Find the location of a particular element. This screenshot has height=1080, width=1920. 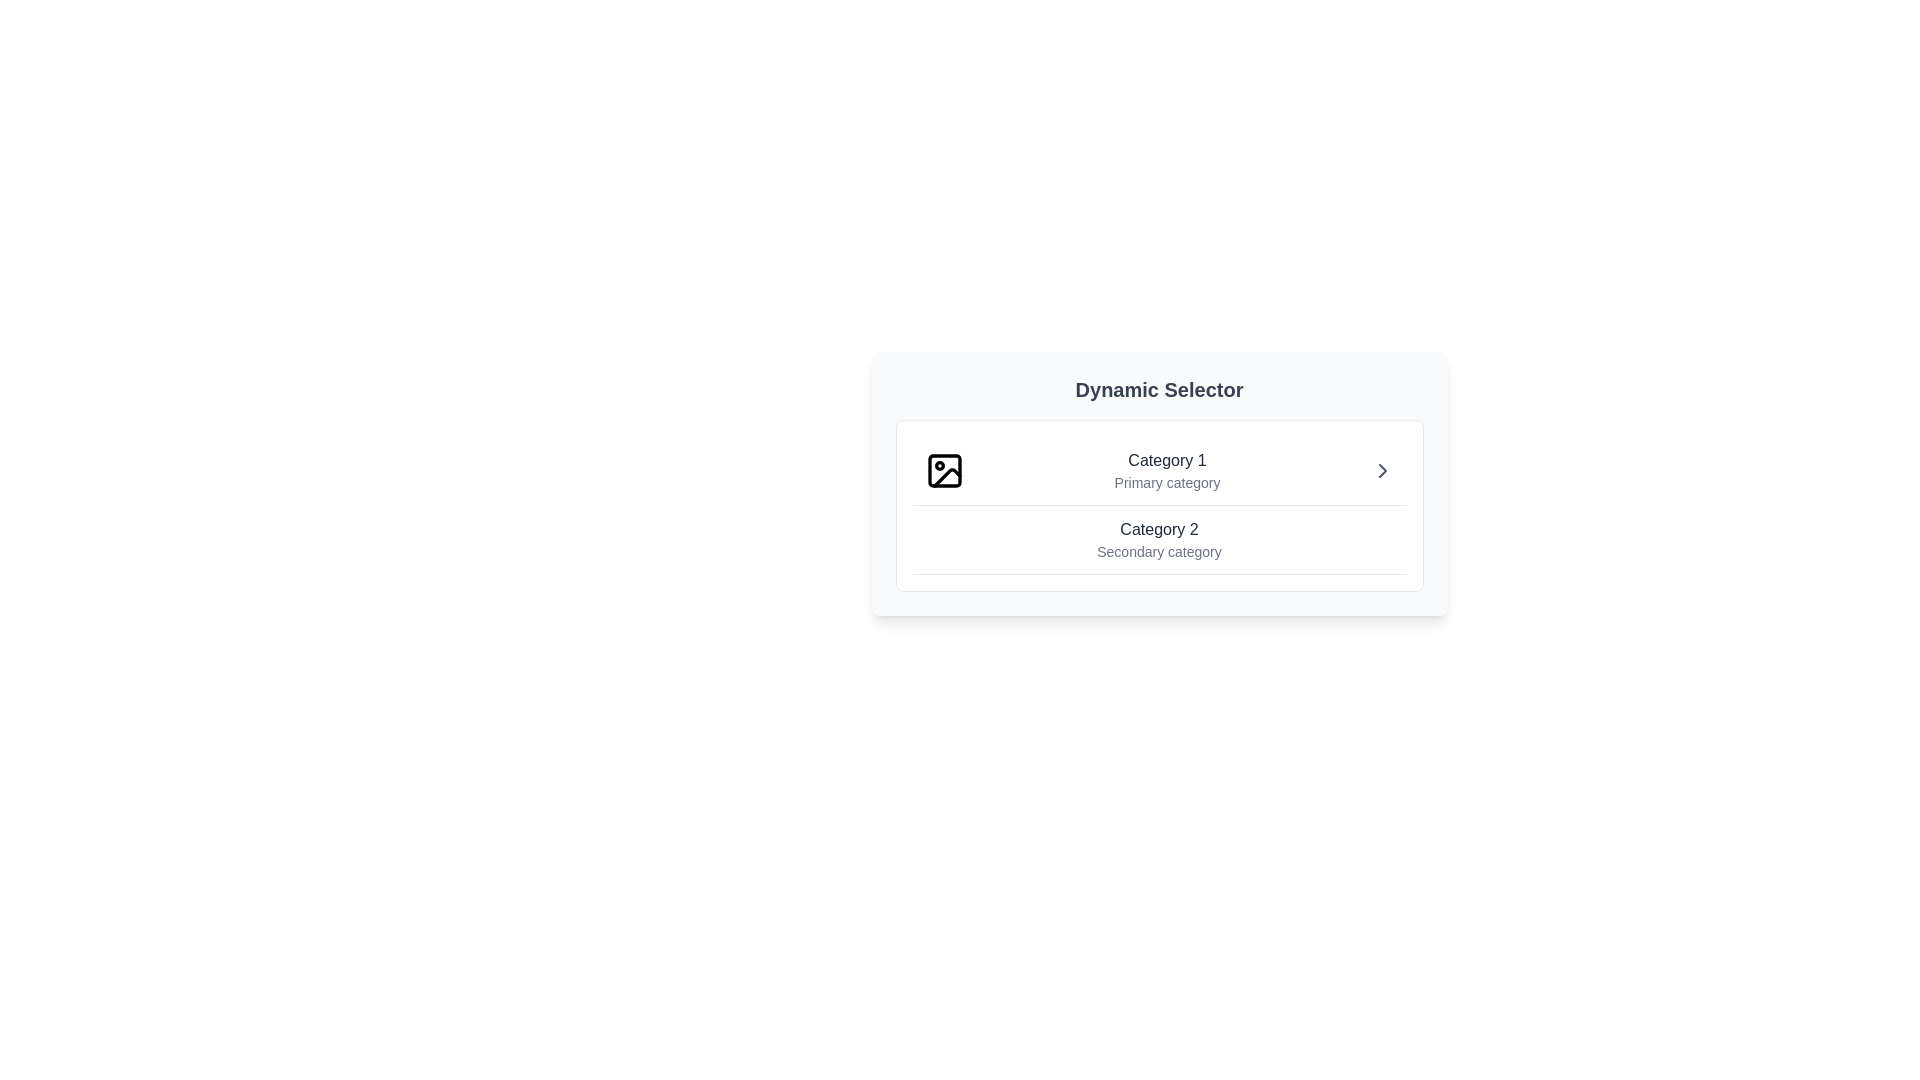

the 'Category 2' label is located at coordinates (1159, 540).